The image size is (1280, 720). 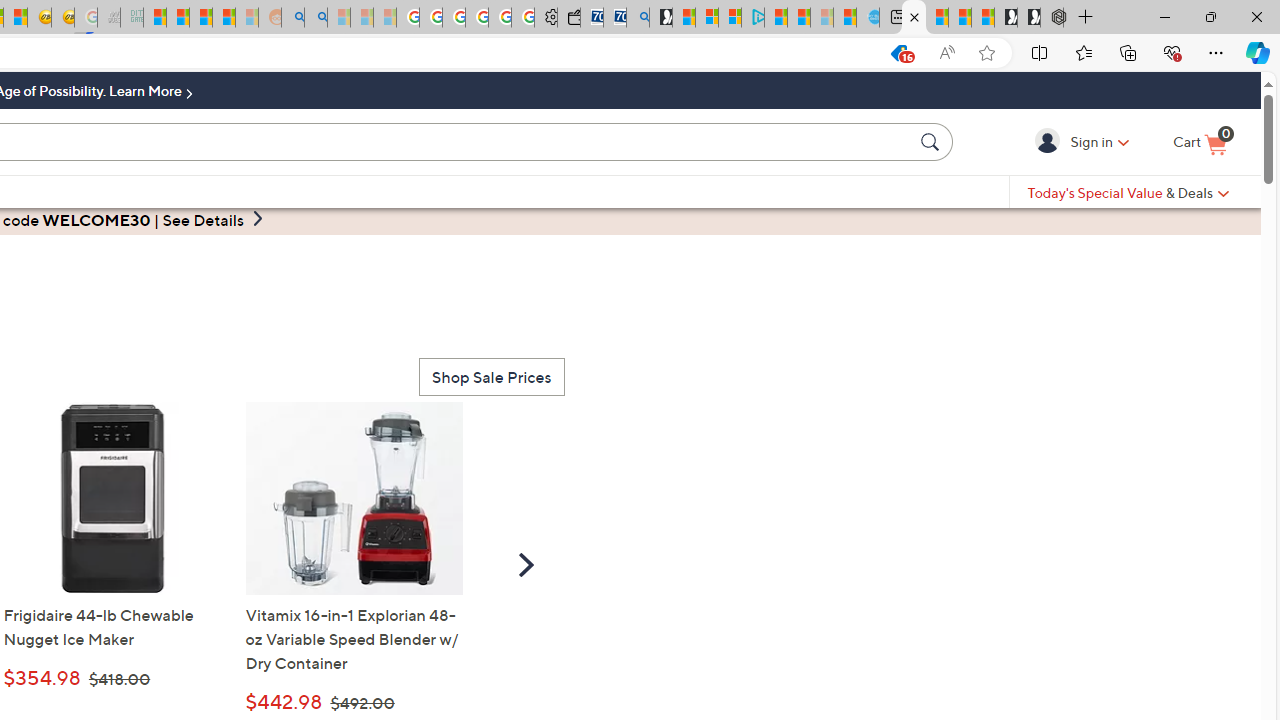 I want to click on 'Home | Sky Blue Bikes - Sky Blue Bikes', so click(x=867, y=17).